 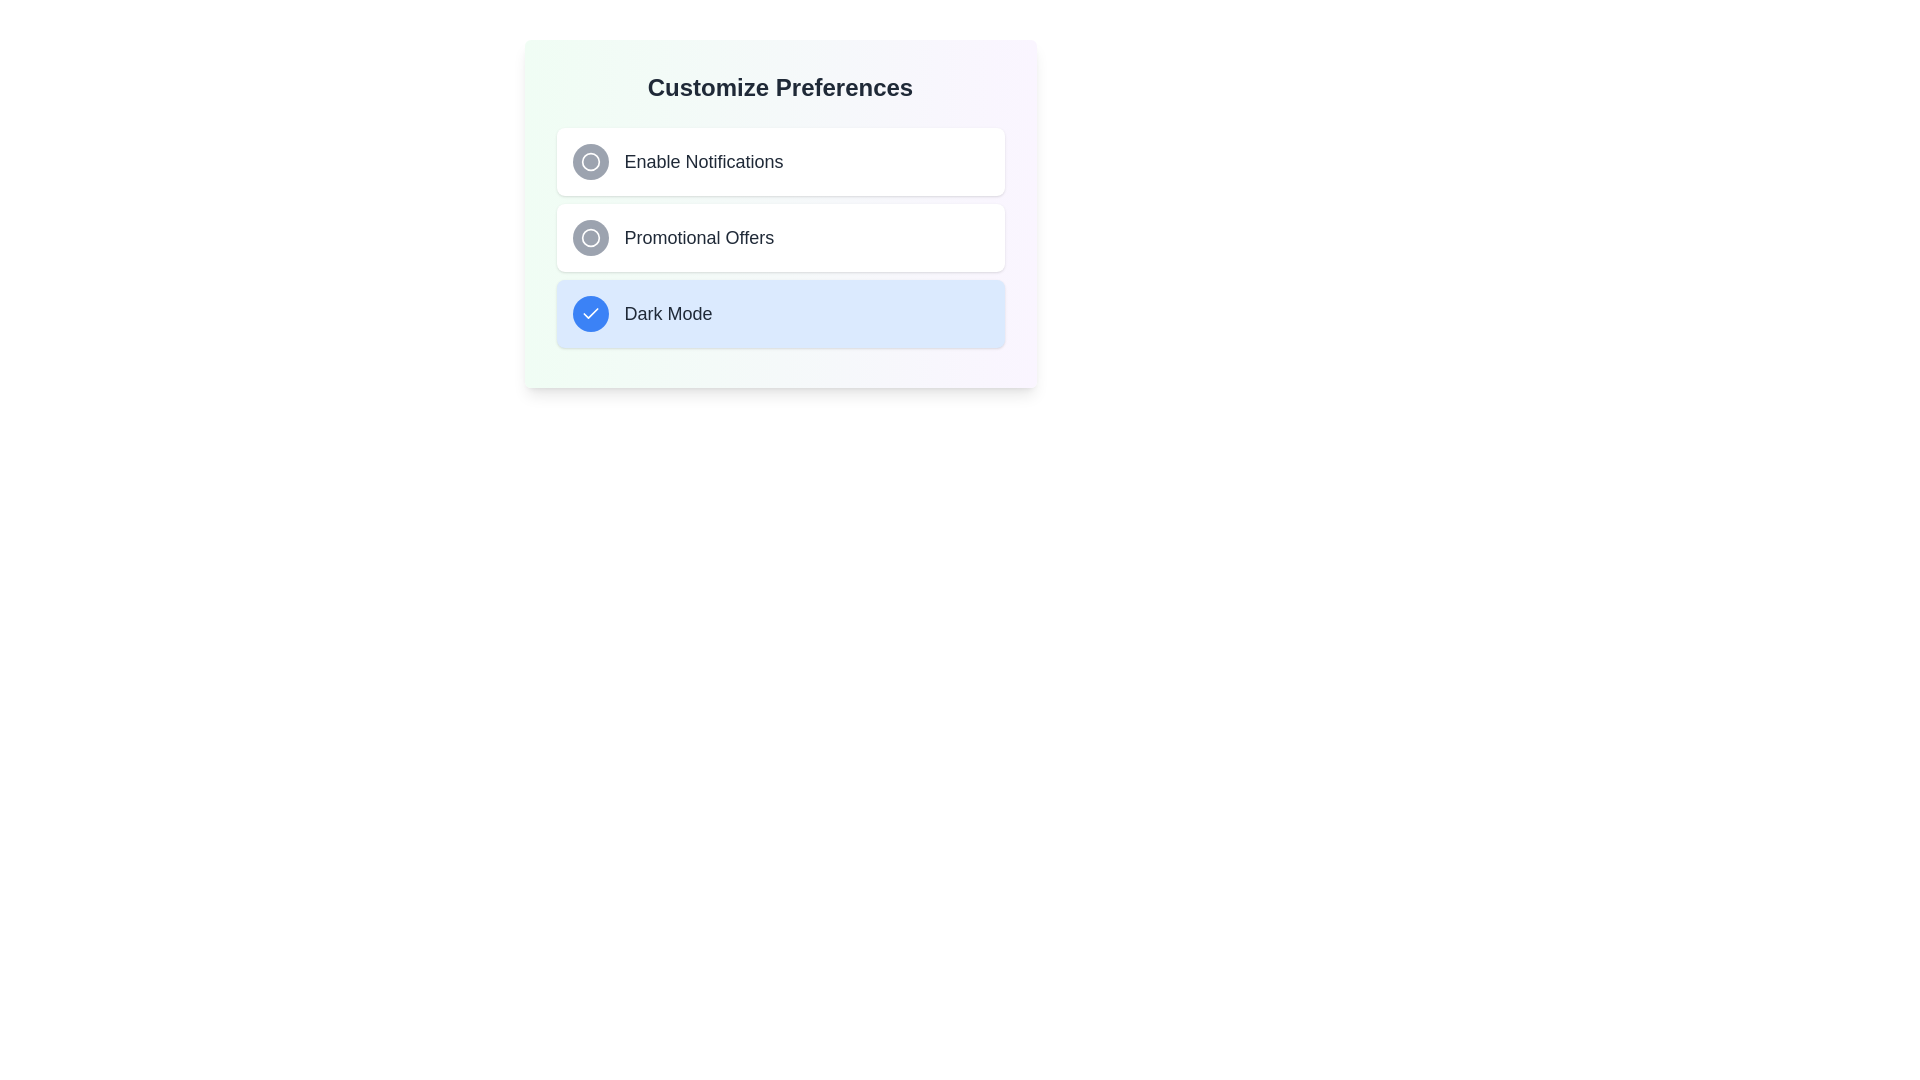 What do you see at coordinates (779, 237) in the screenshot?
I see `the preference item Promotional Offers` at bounding box center [779, 237].